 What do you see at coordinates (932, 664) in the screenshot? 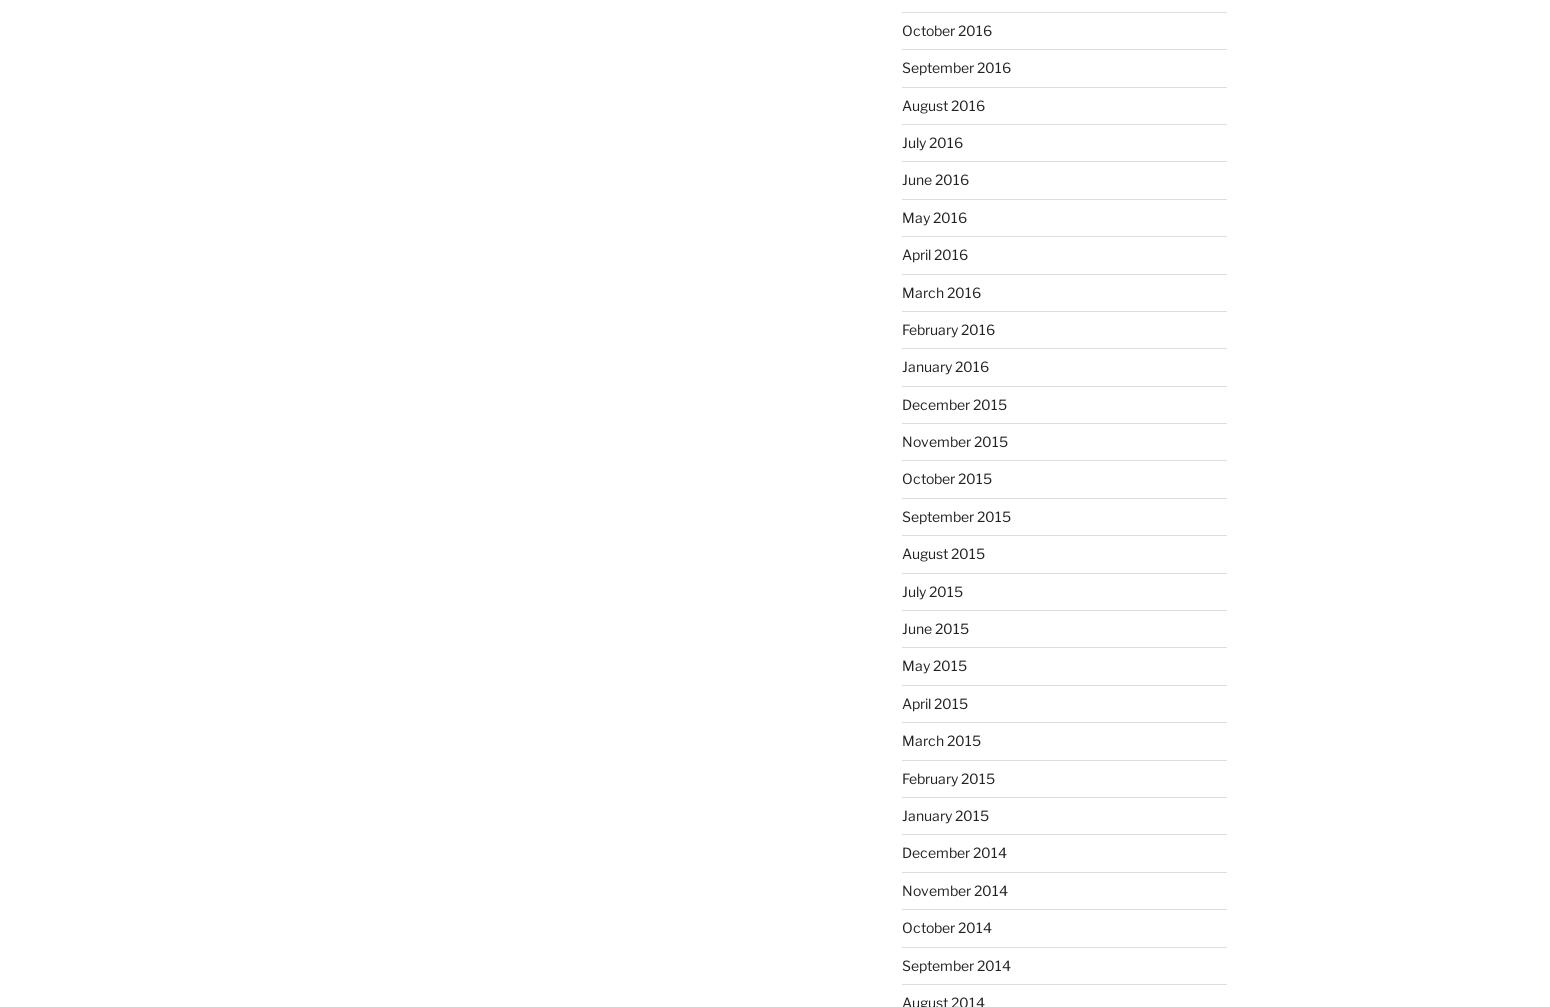
I see `'May 2015'` at bounding box center [932, 664].